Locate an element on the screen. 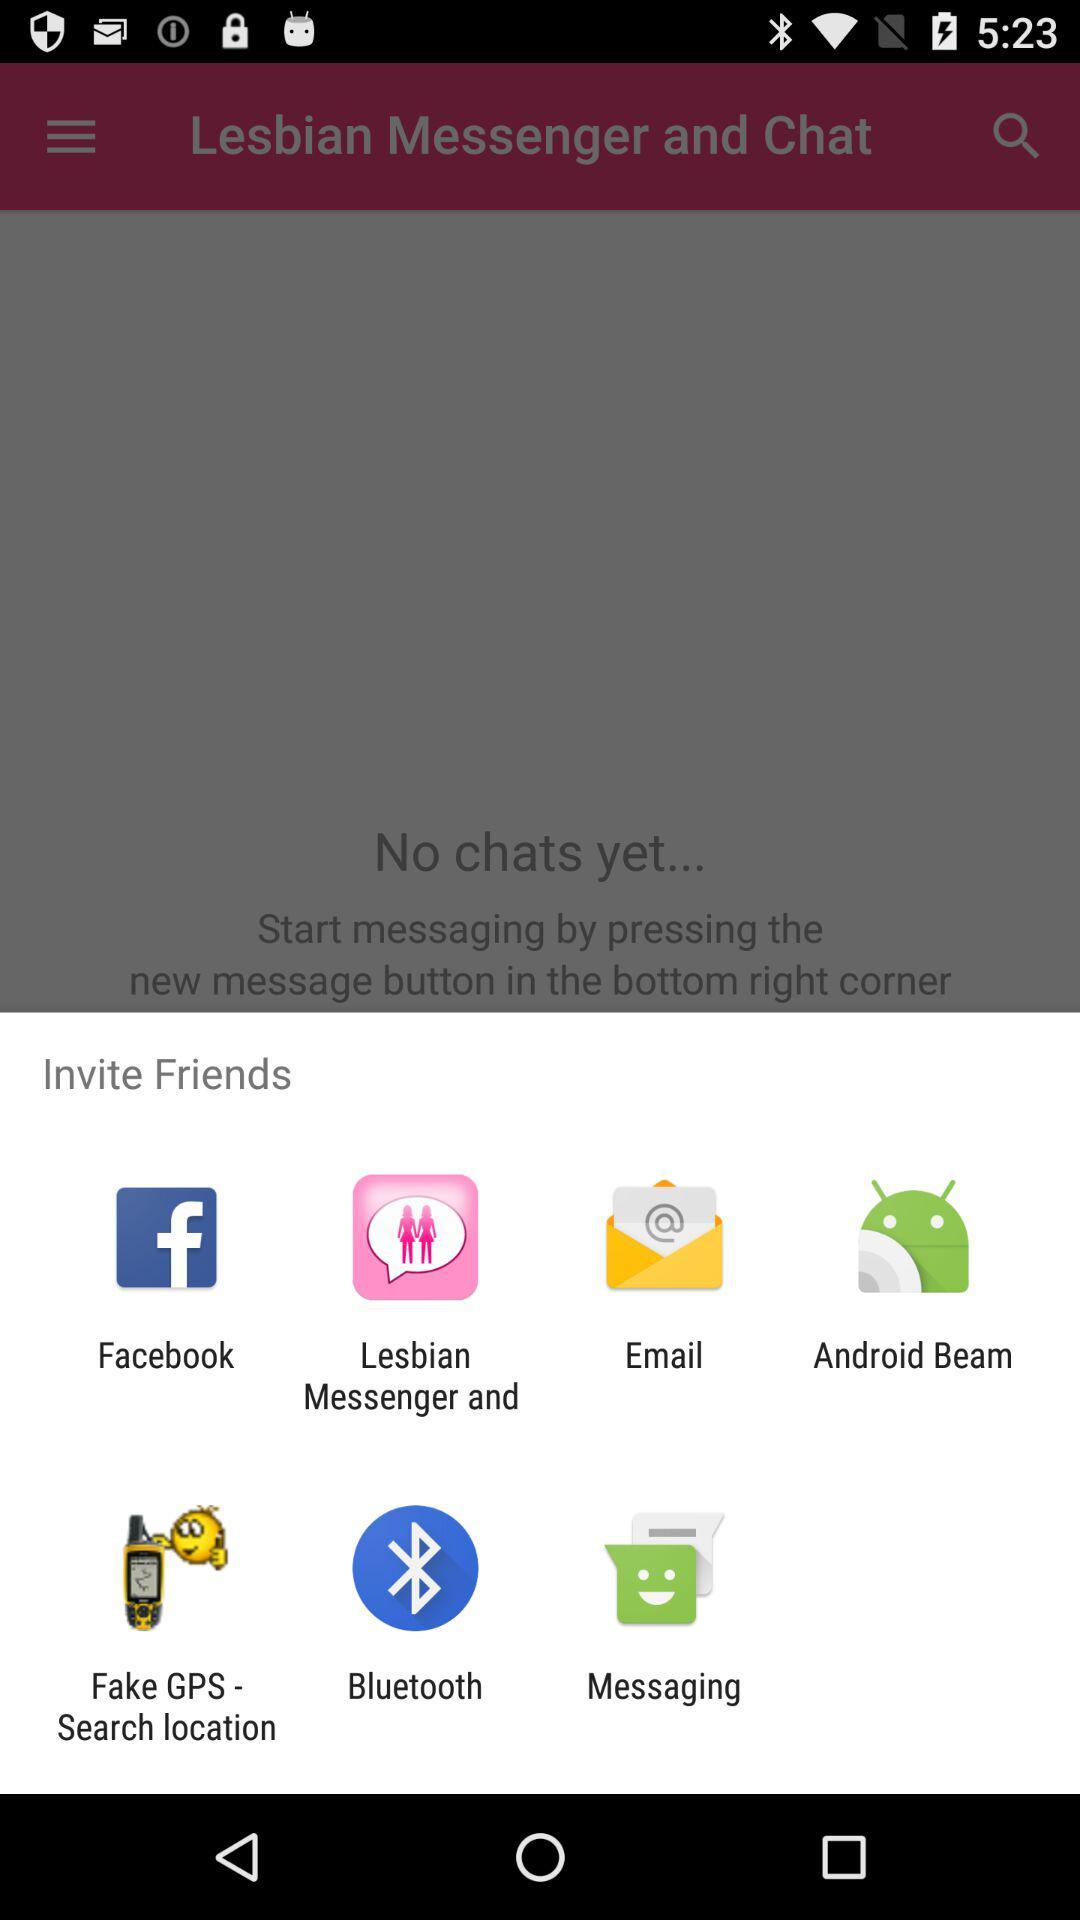  the app next to the facebook is located at coordinates (414, 1374).